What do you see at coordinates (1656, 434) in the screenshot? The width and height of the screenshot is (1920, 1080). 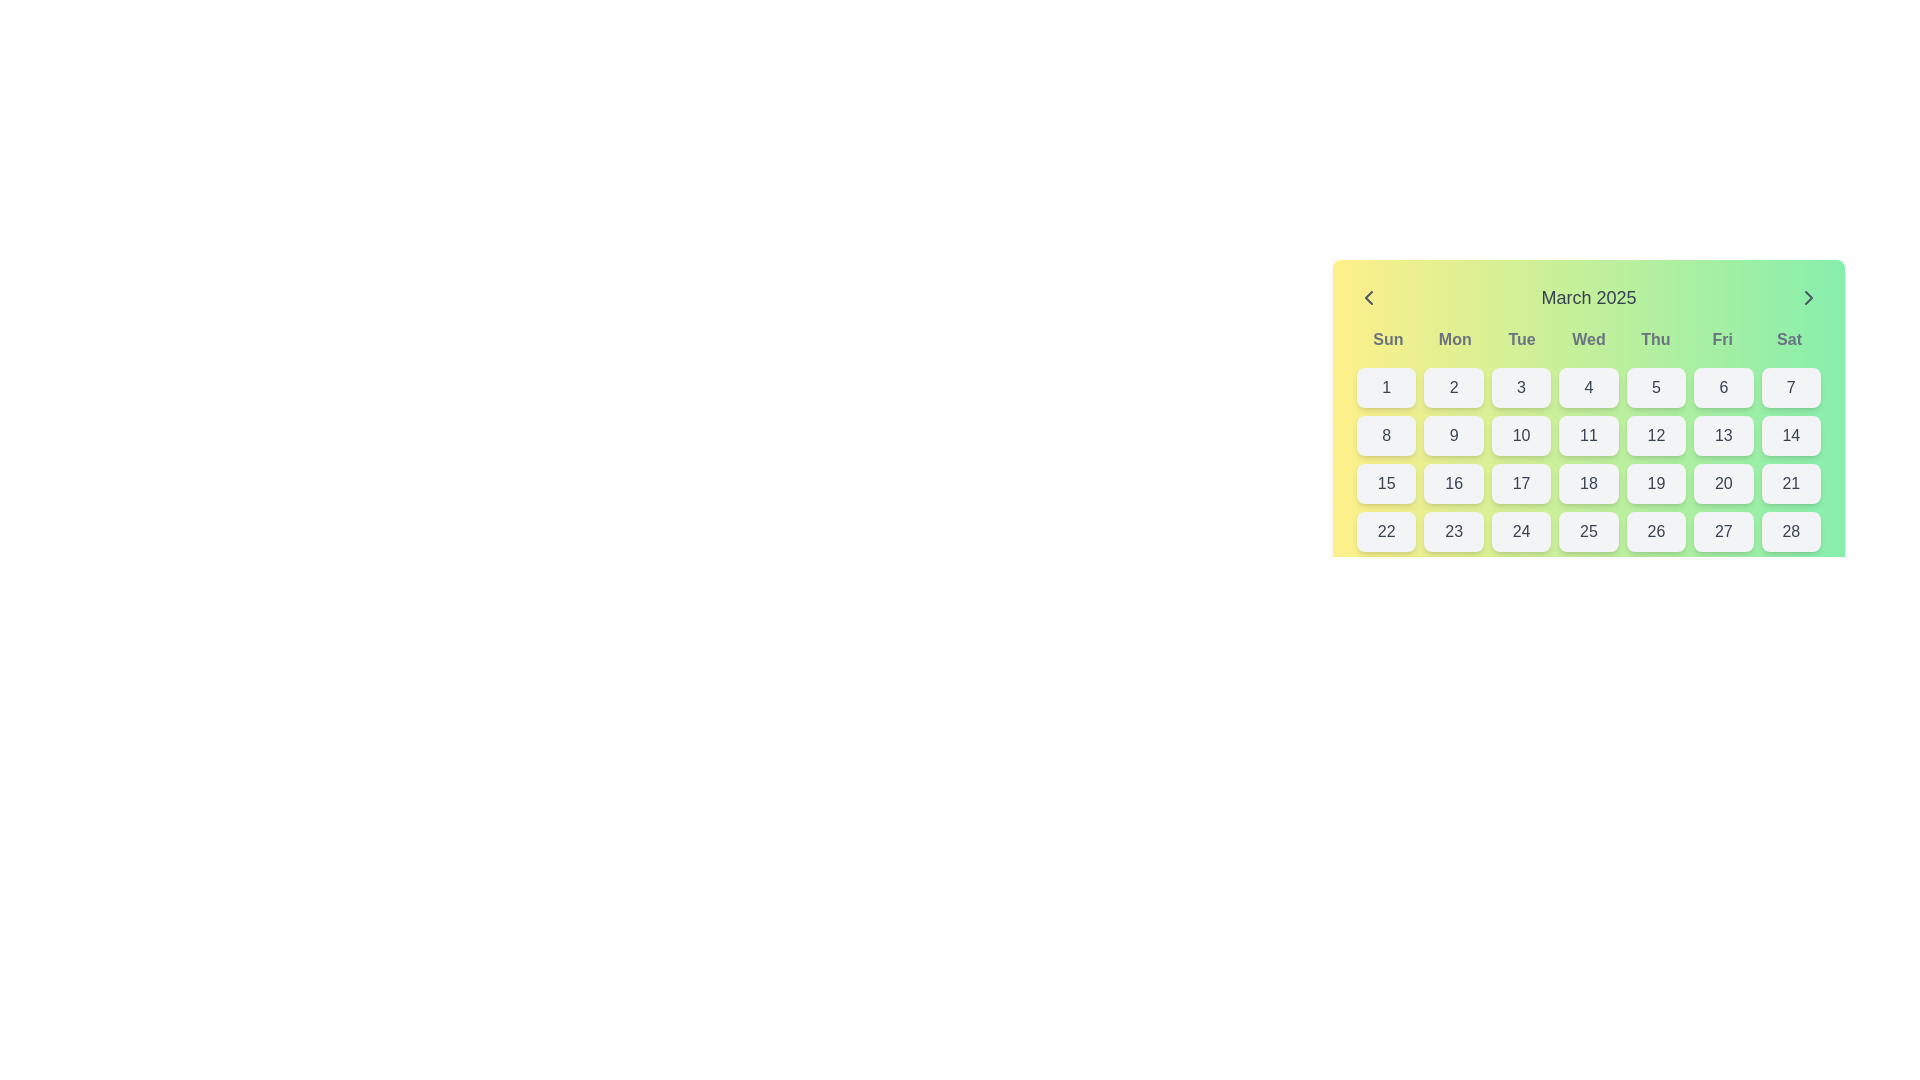 I see `the rectangular button labeled '12' with rounded corners and a light gray background located in the fifth row and fifth column of the calendar grid under the day label 'Thu'` at bounding box center [1656, 434].